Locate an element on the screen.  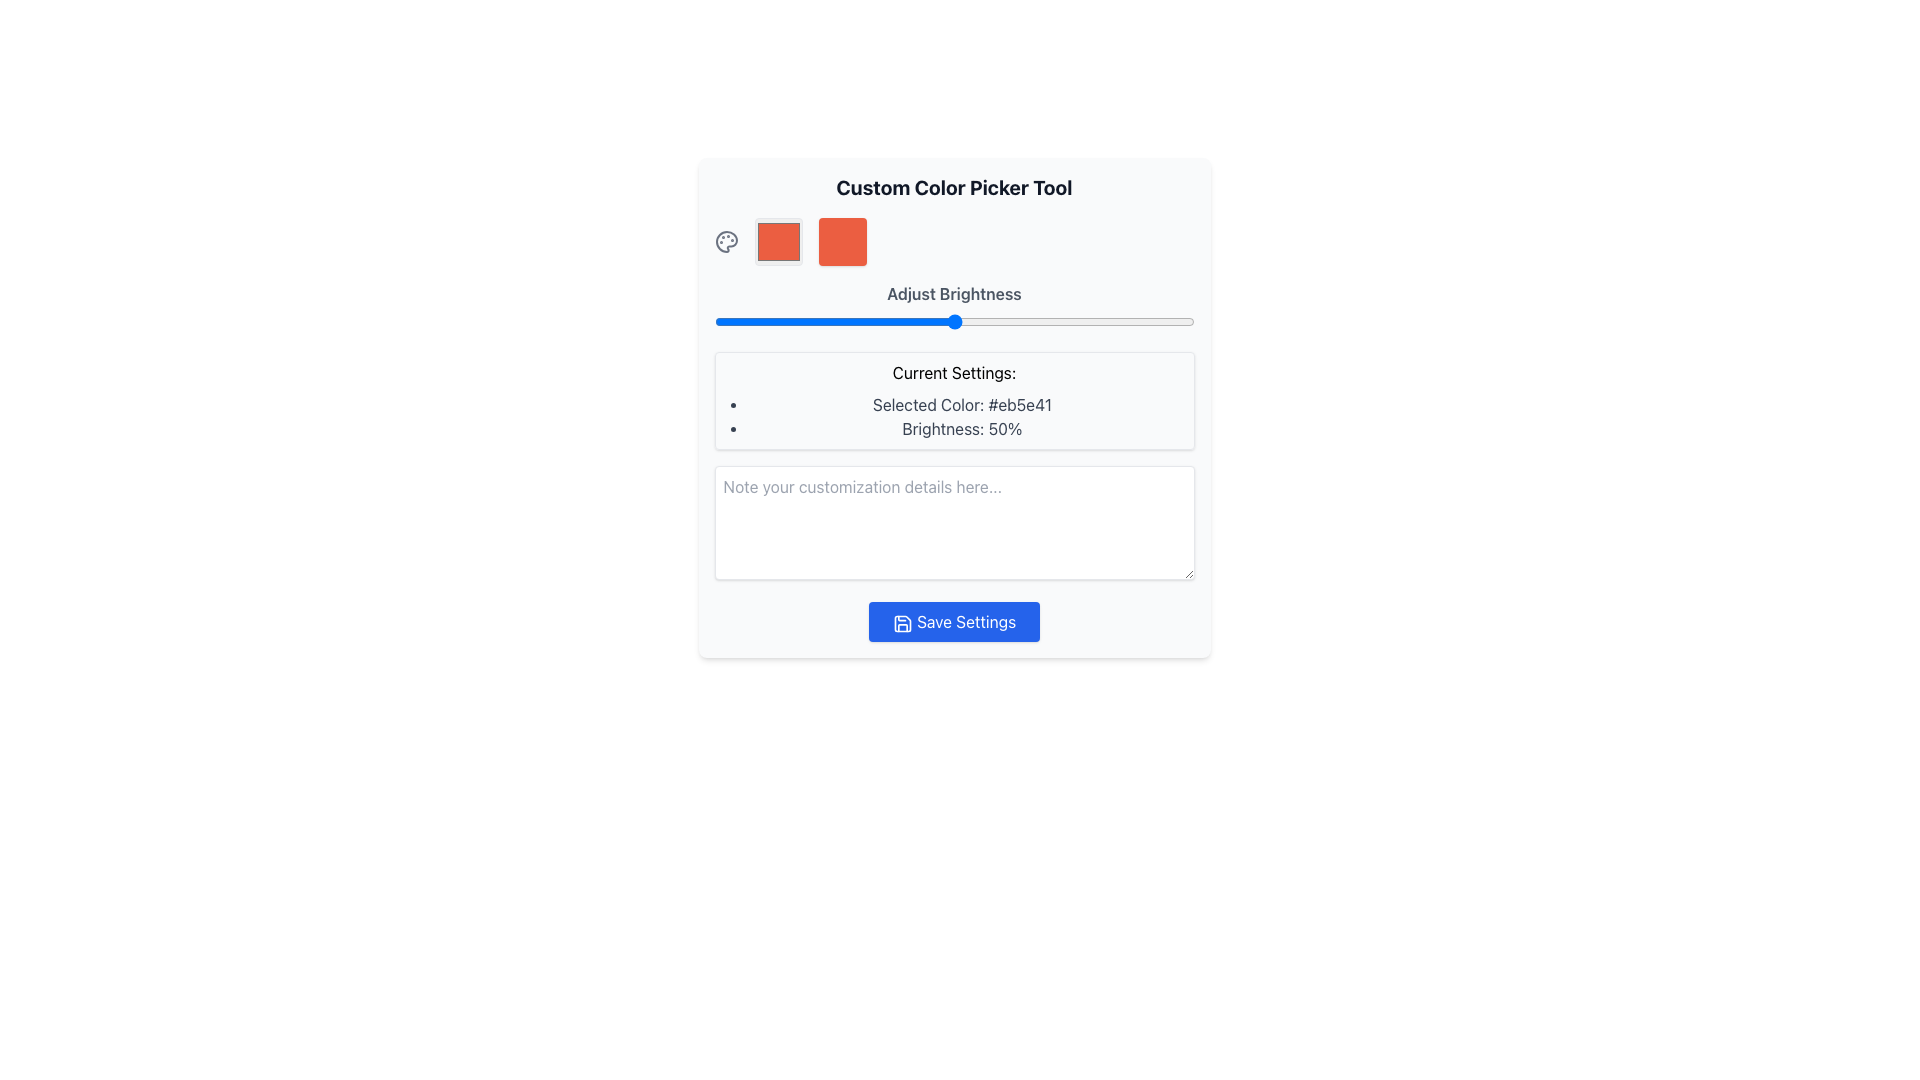
the save settings icon located to the left of the 'Save Settings' button at the bottom-center of the interface is located at coordinates (901, 622).